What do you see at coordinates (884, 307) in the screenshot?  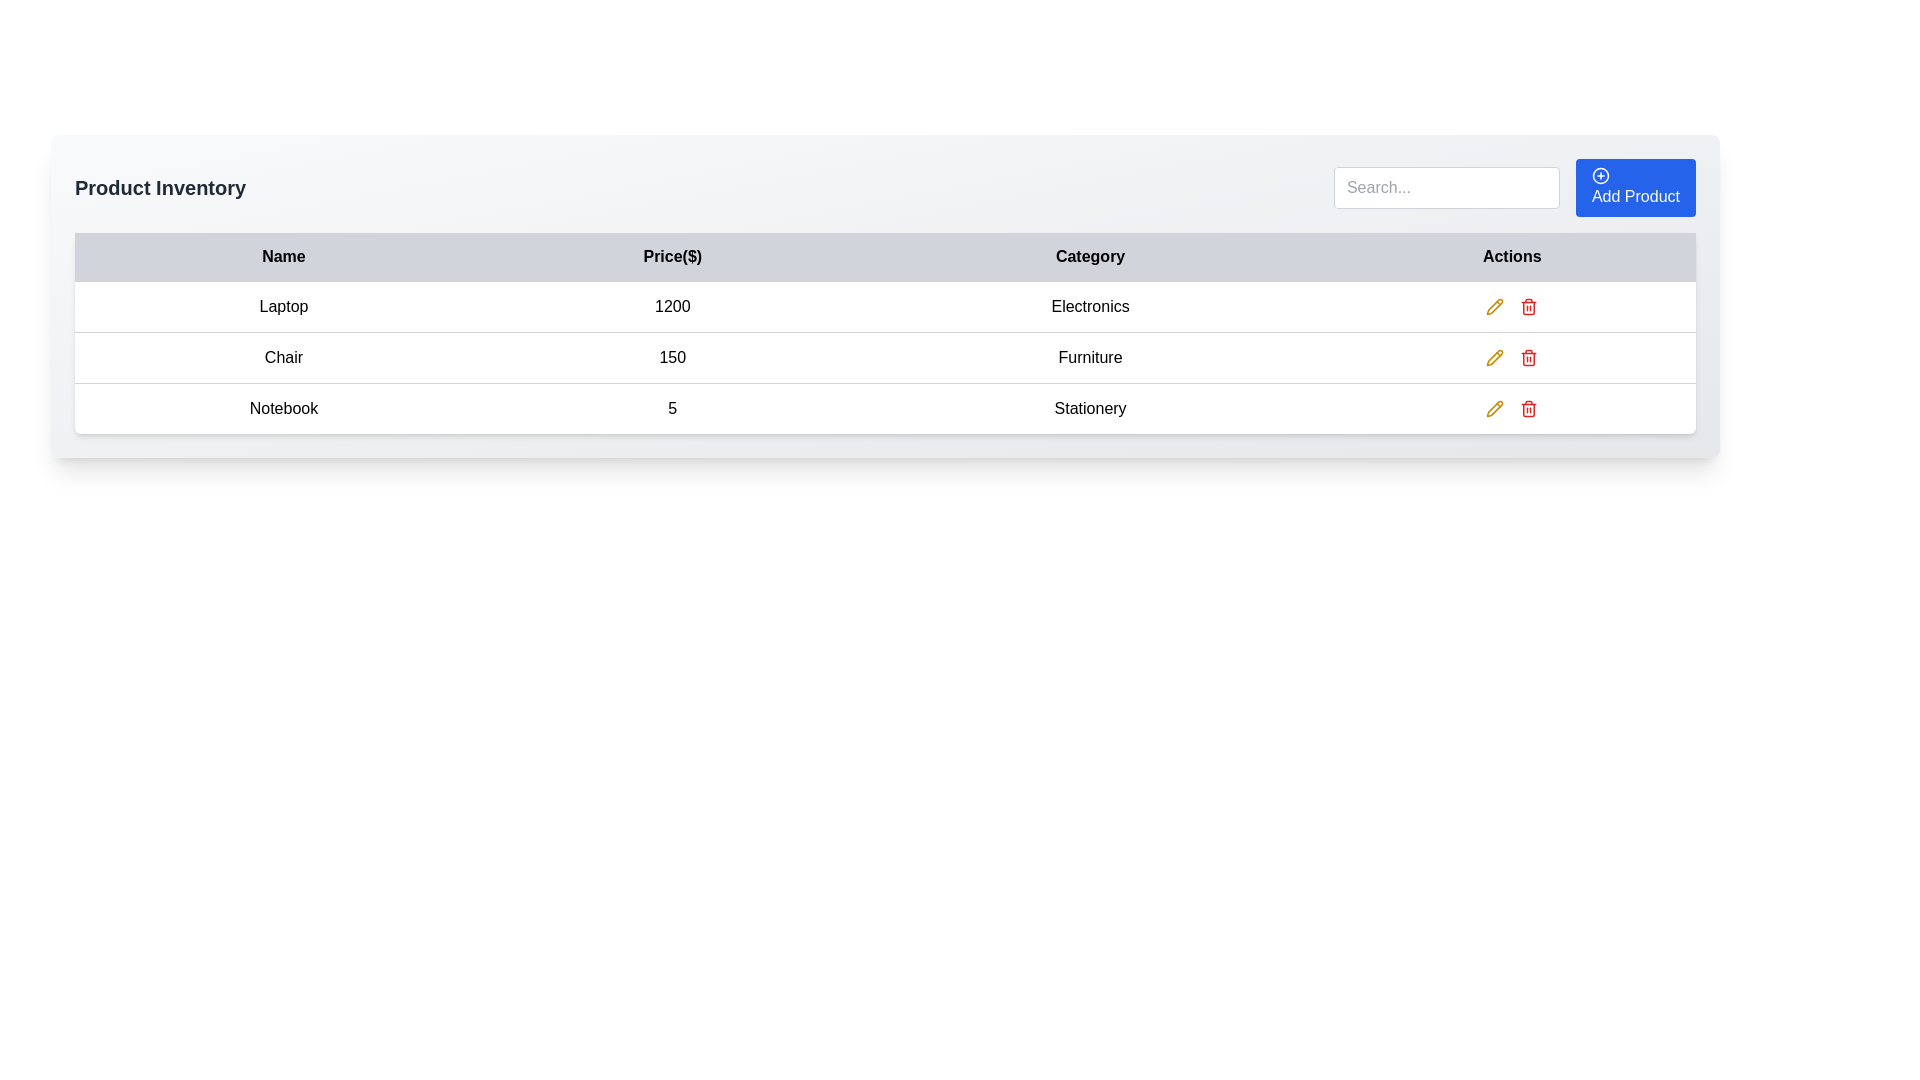 I see `the first row of the table in the 'Product Inventory' interface that displays the details for 'Laptop', '1200', and 'Electronics'` at bounding box center [884, 307].